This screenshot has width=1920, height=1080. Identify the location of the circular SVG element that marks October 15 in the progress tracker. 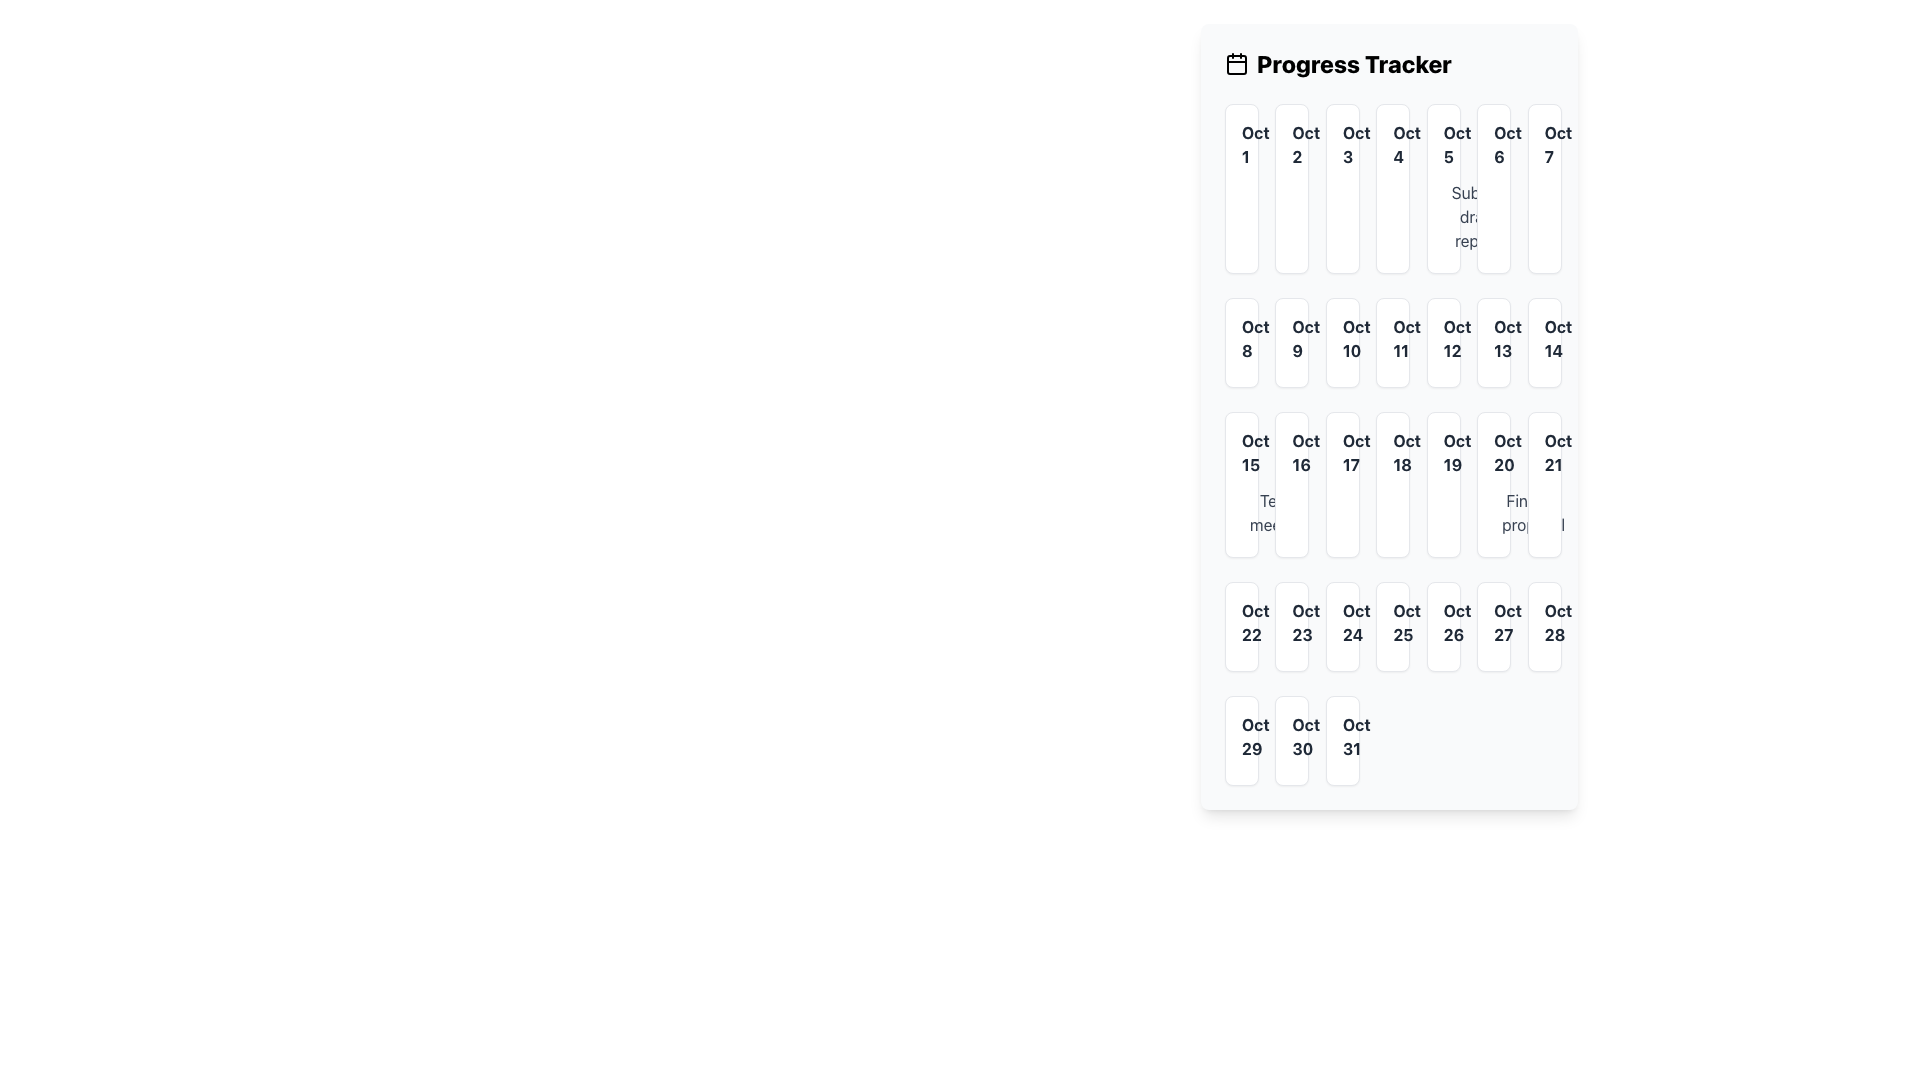
(1252, 512).